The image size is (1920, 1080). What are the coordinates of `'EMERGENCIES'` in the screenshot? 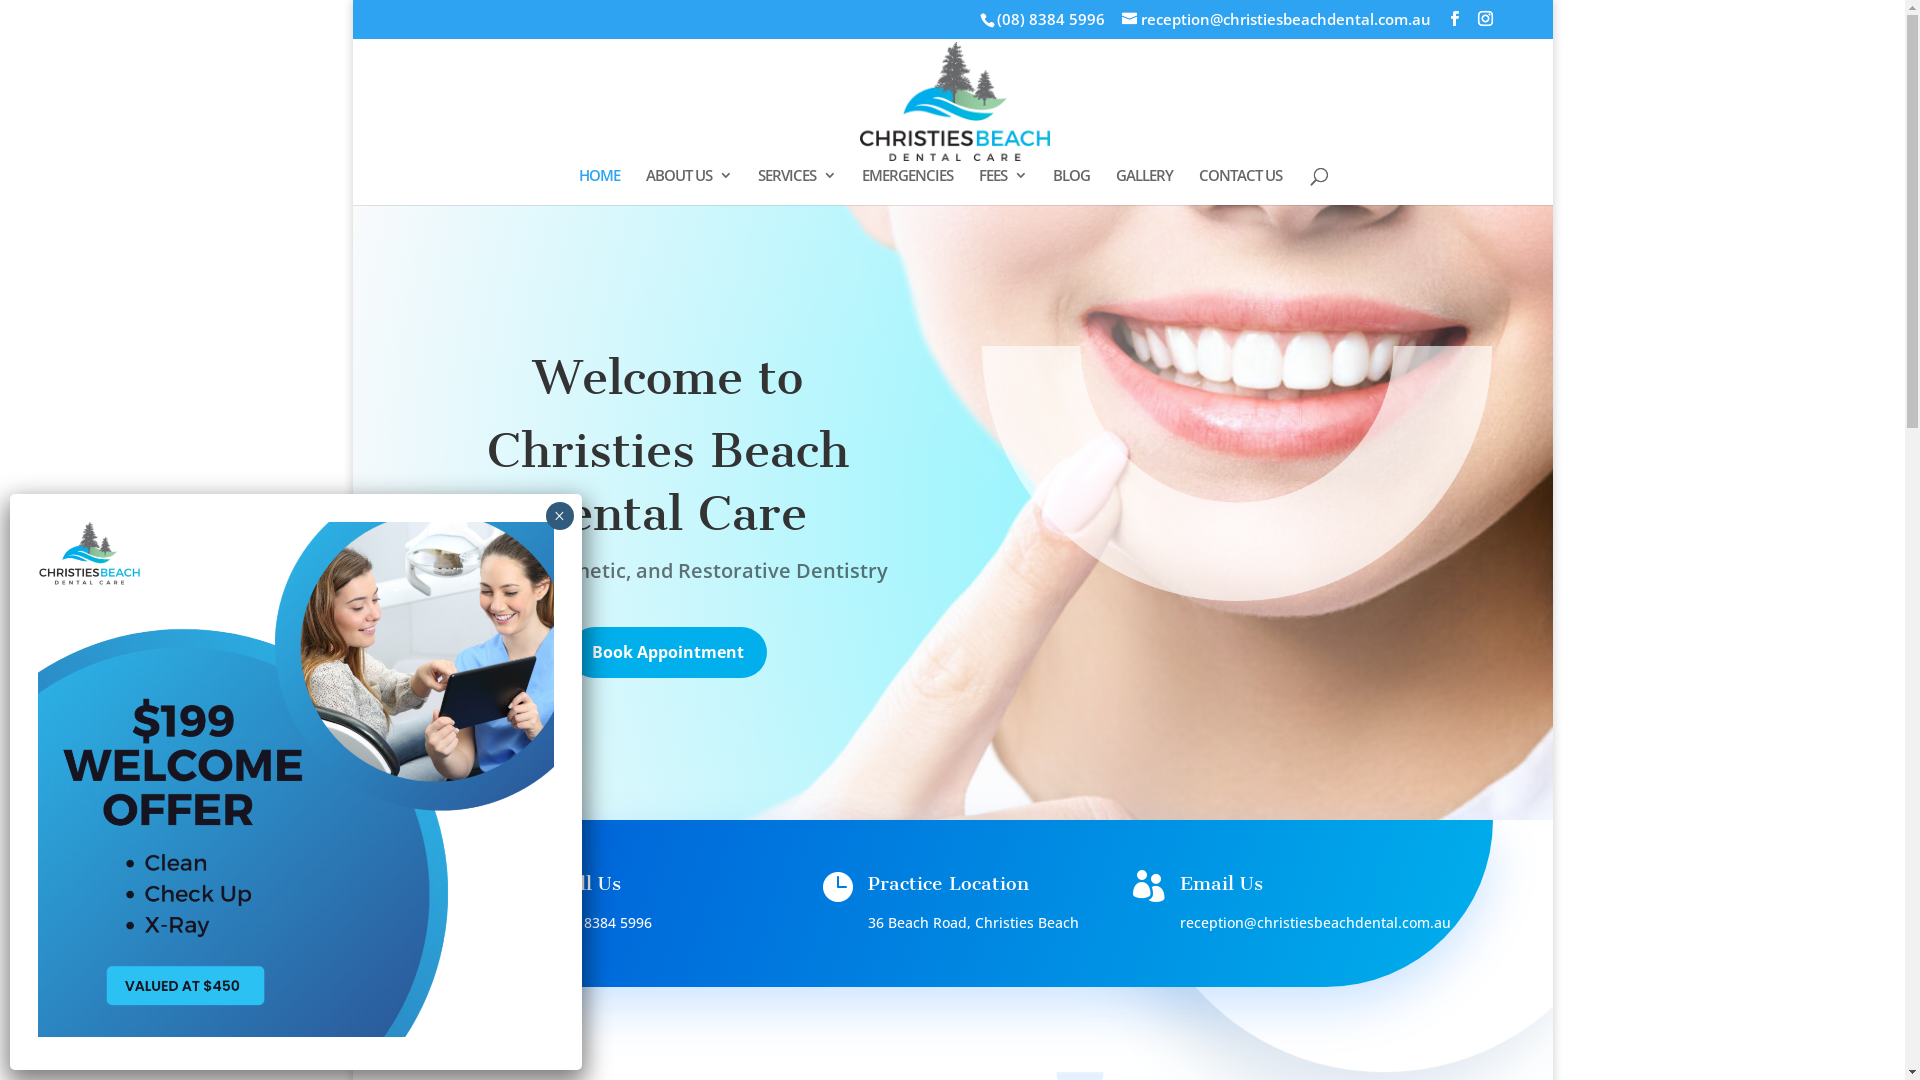 It's located at (906, 186).